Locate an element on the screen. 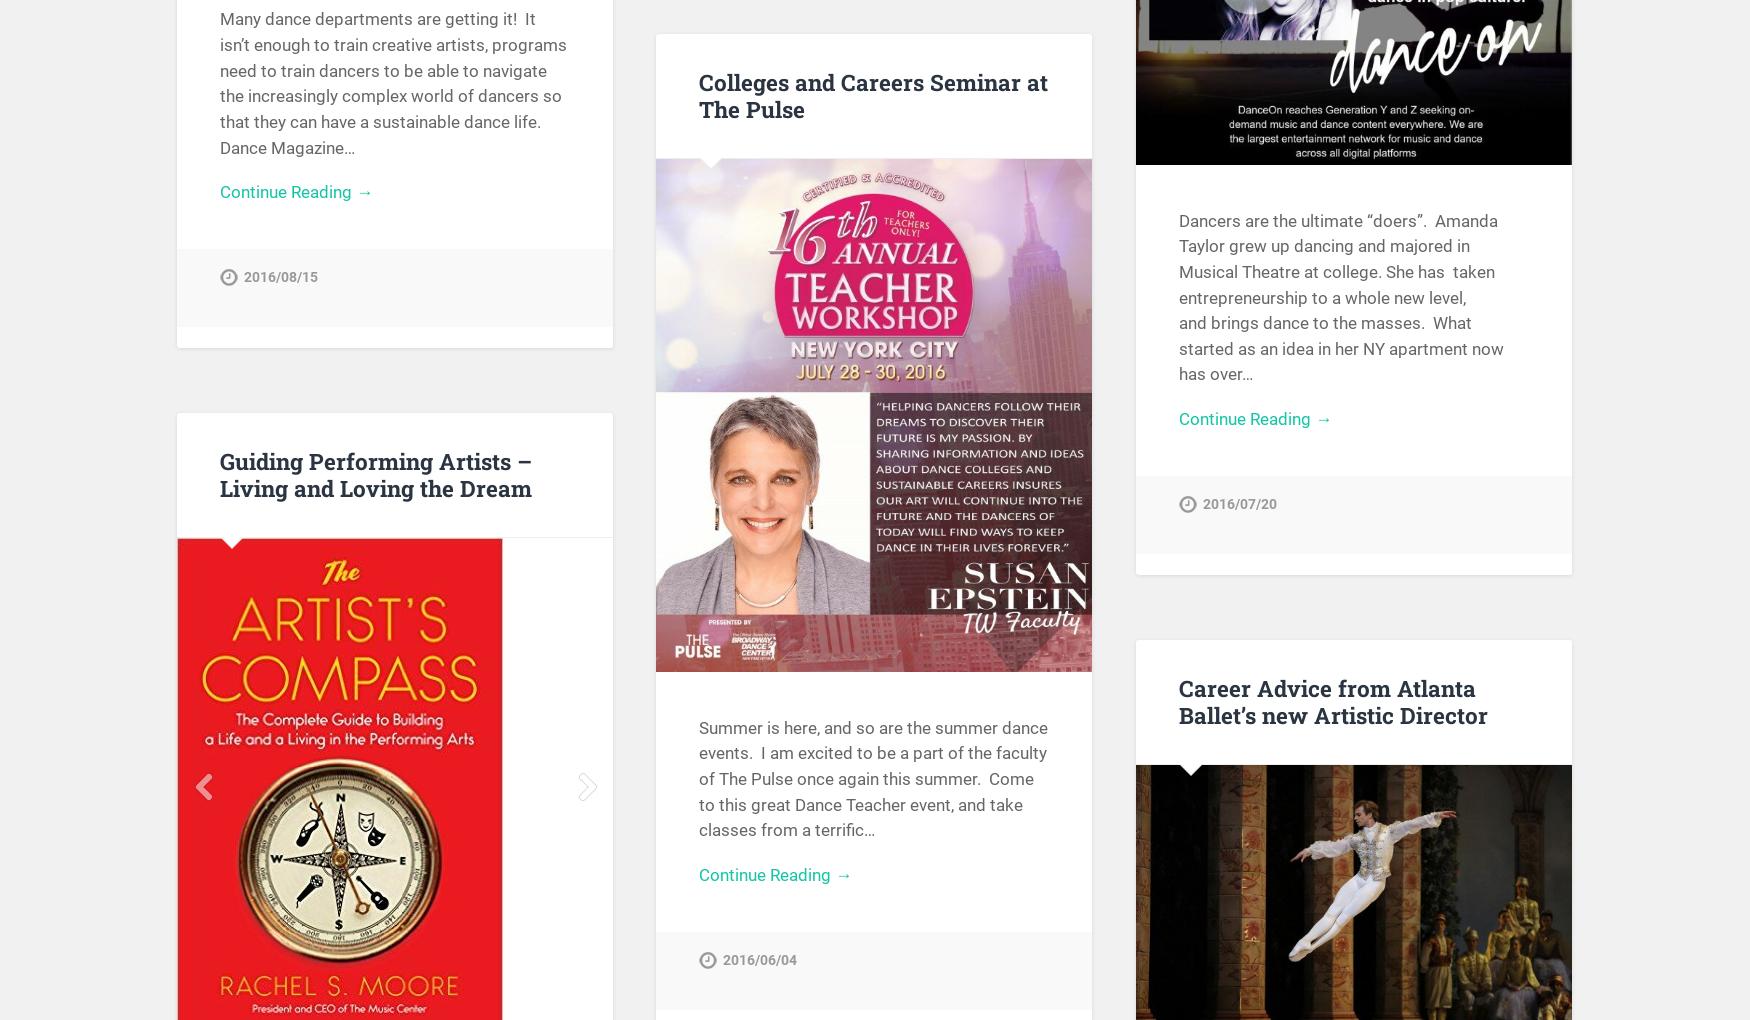 This screenshot has height=1020, width=1750. 'Colleges and Careers Seminar at The Pulse' is located at coordinates (698, 93).